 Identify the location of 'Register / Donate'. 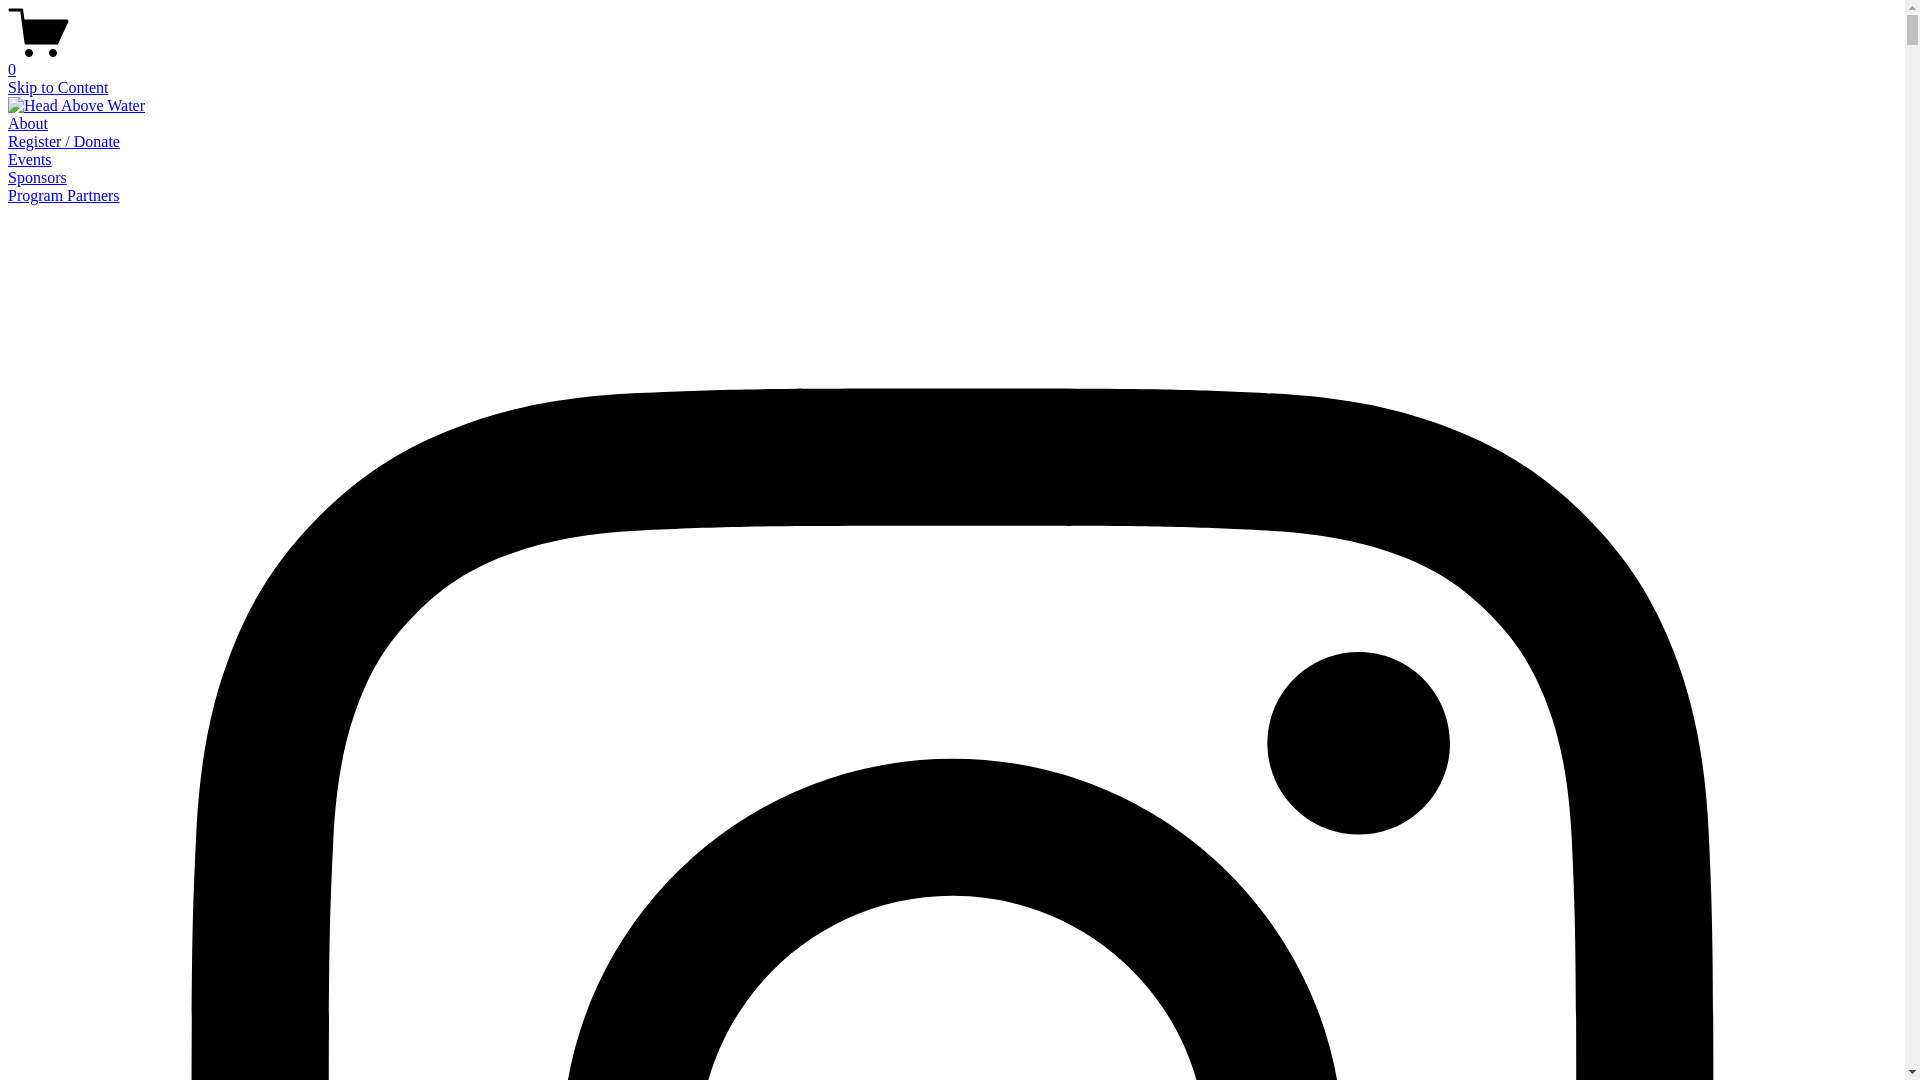
(63, 140).